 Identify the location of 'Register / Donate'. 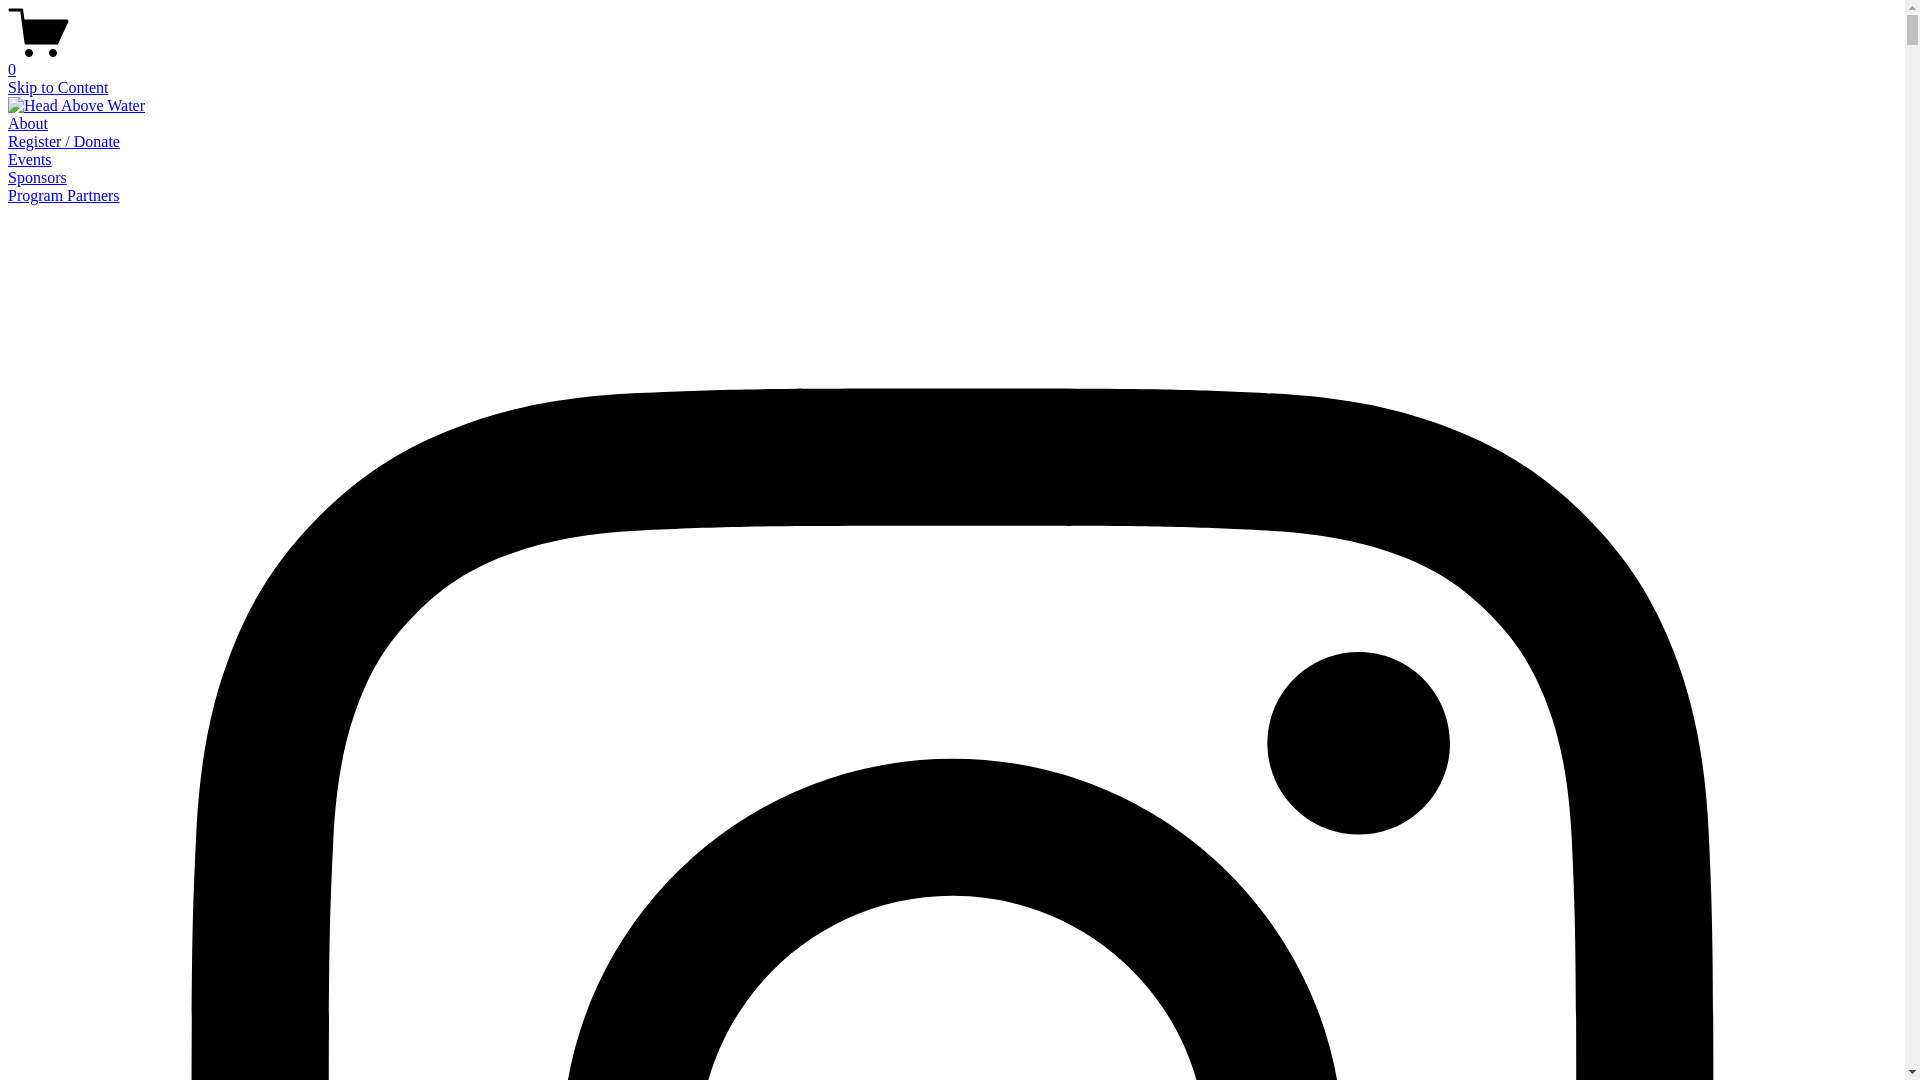
(63, 140).